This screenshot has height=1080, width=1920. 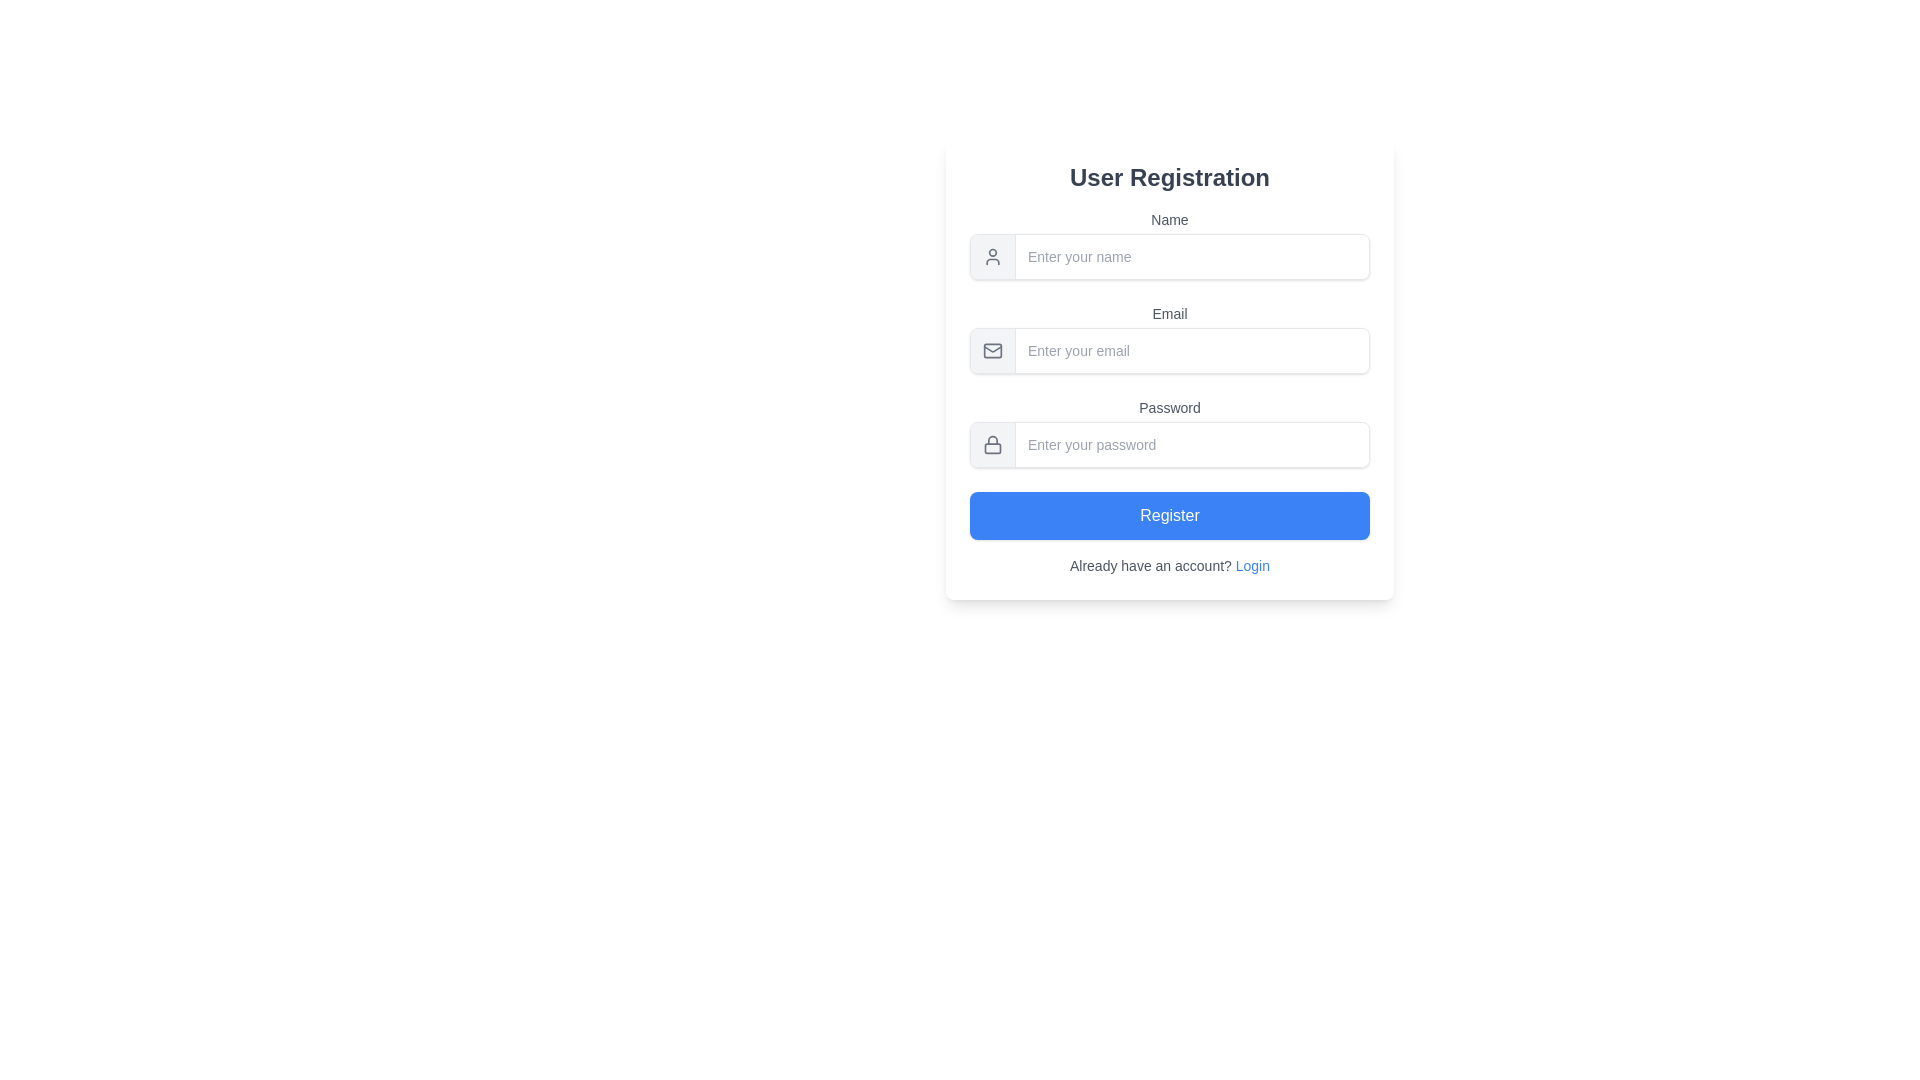 I want to click on the 'Login' hyperlink, which is blue and underlined, located within the prompt 'Already have an account?' at the bottom of the form, so click(x=1251, y=566).